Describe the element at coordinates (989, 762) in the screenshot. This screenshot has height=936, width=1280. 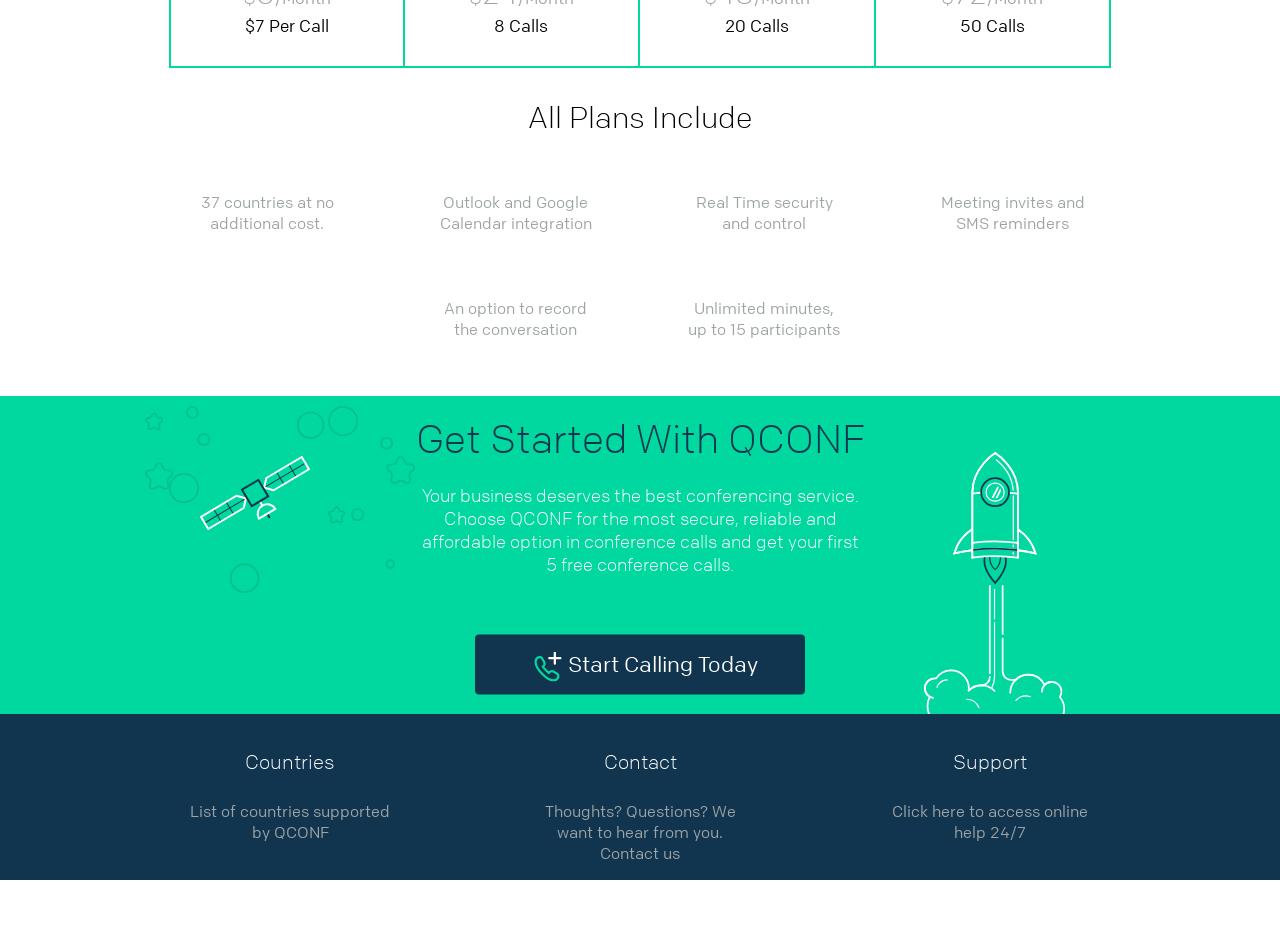
I see `'Support'` at that location.